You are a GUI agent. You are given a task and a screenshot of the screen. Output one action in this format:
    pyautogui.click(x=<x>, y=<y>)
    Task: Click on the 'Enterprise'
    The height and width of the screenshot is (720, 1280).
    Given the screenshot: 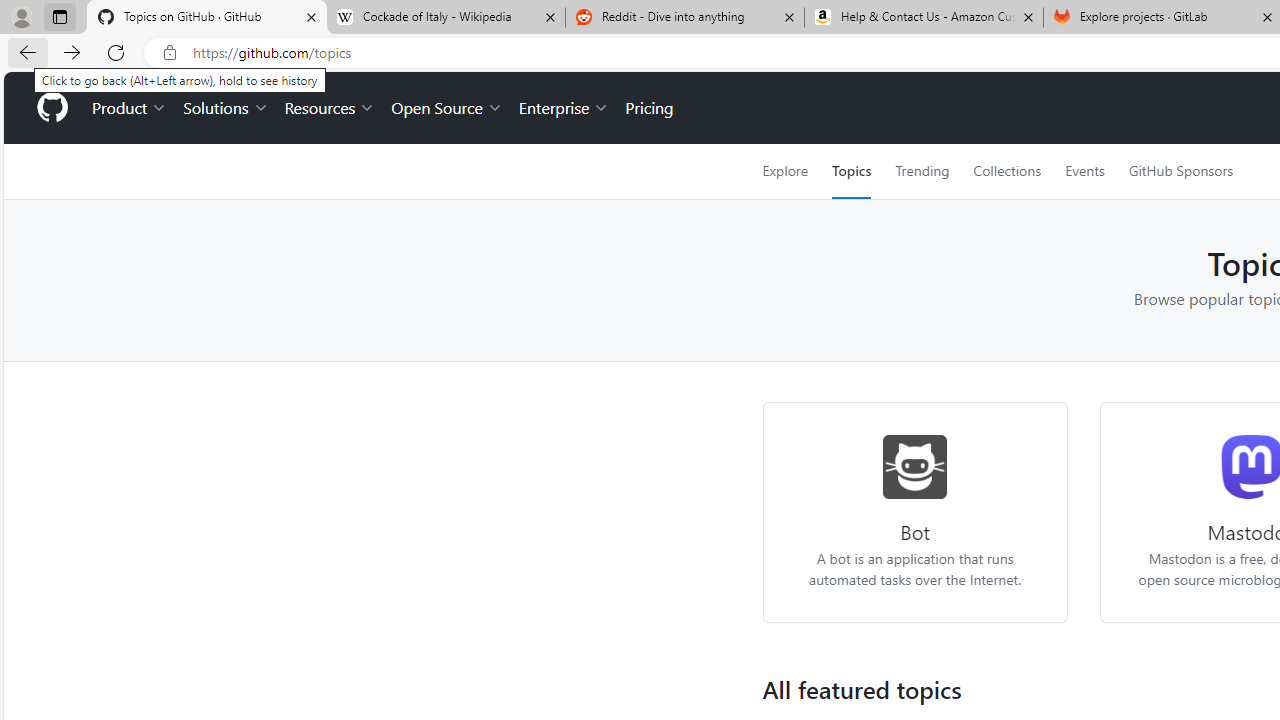 What is the action you would take?
    pyautogui.click(x=562, y=108)
    